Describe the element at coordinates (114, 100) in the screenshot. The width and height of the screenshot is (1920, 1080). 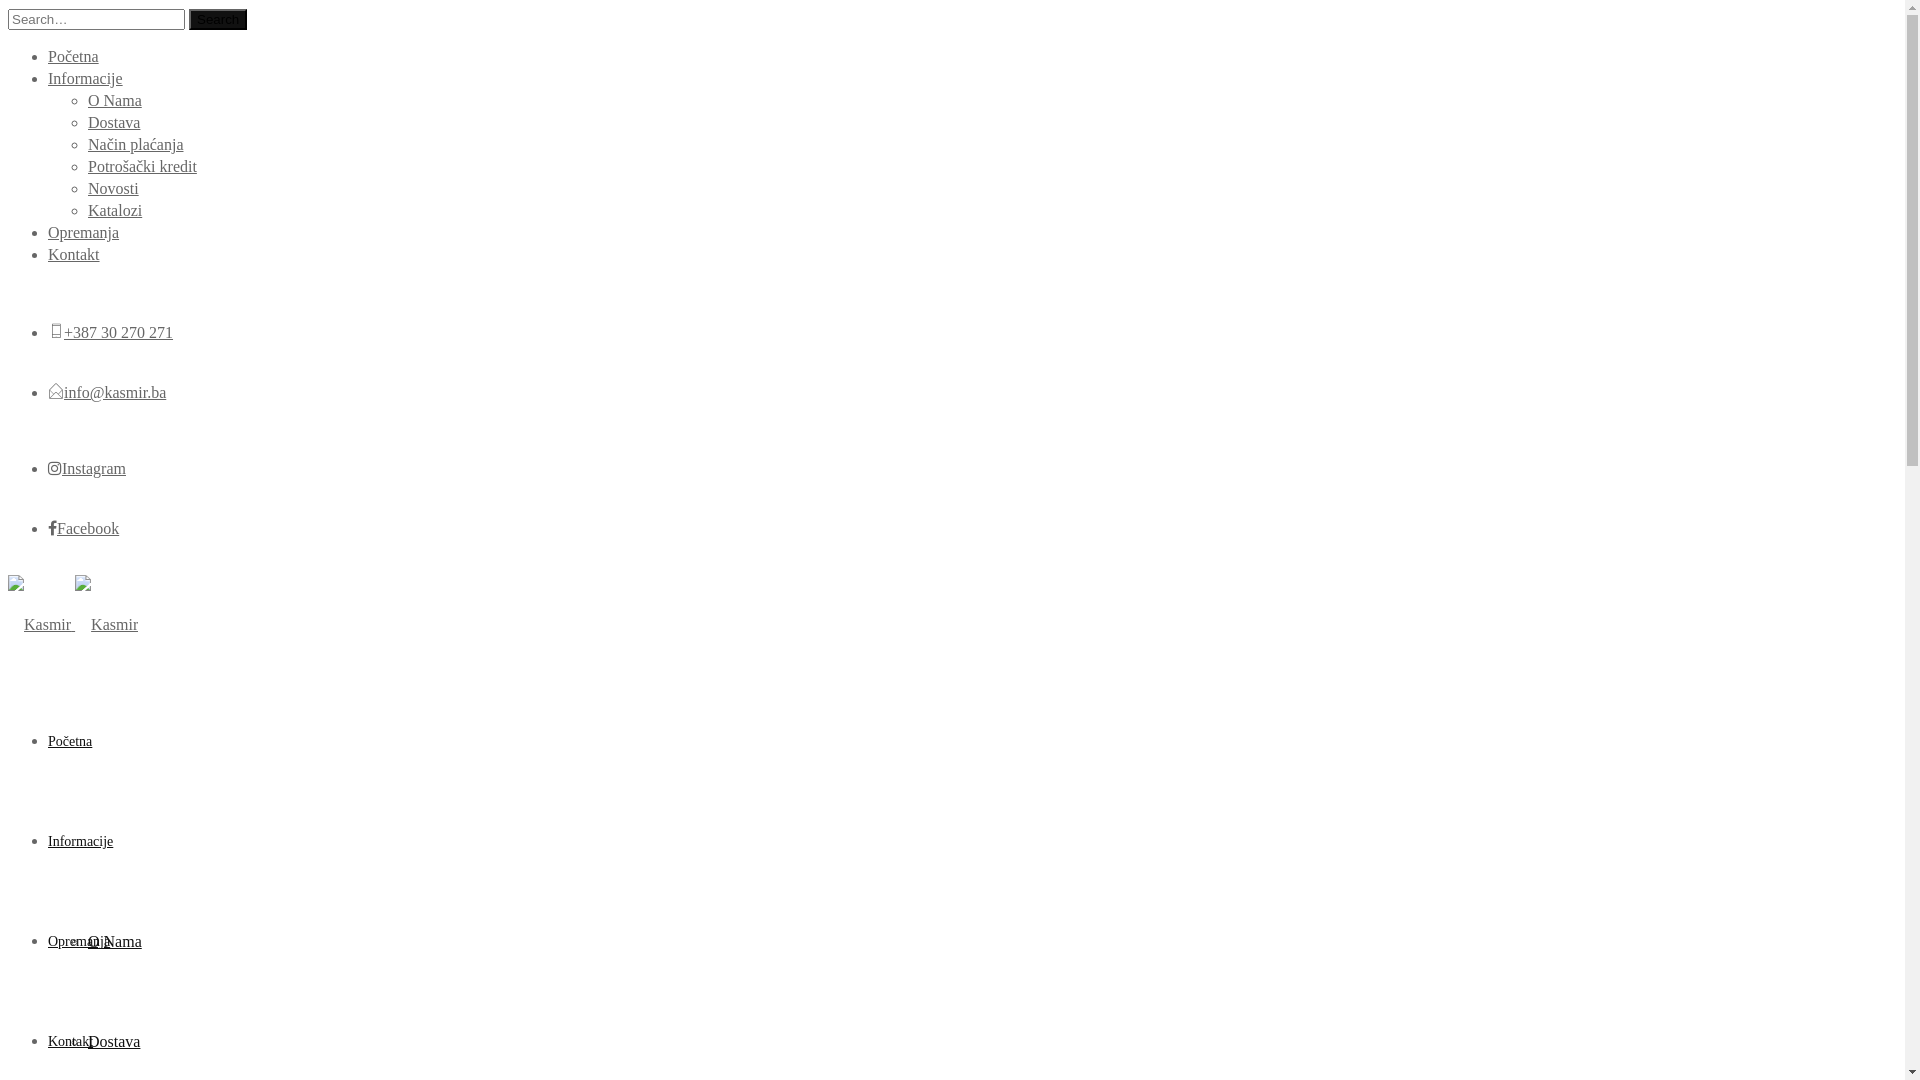
I see `'O Nama'` at that location.